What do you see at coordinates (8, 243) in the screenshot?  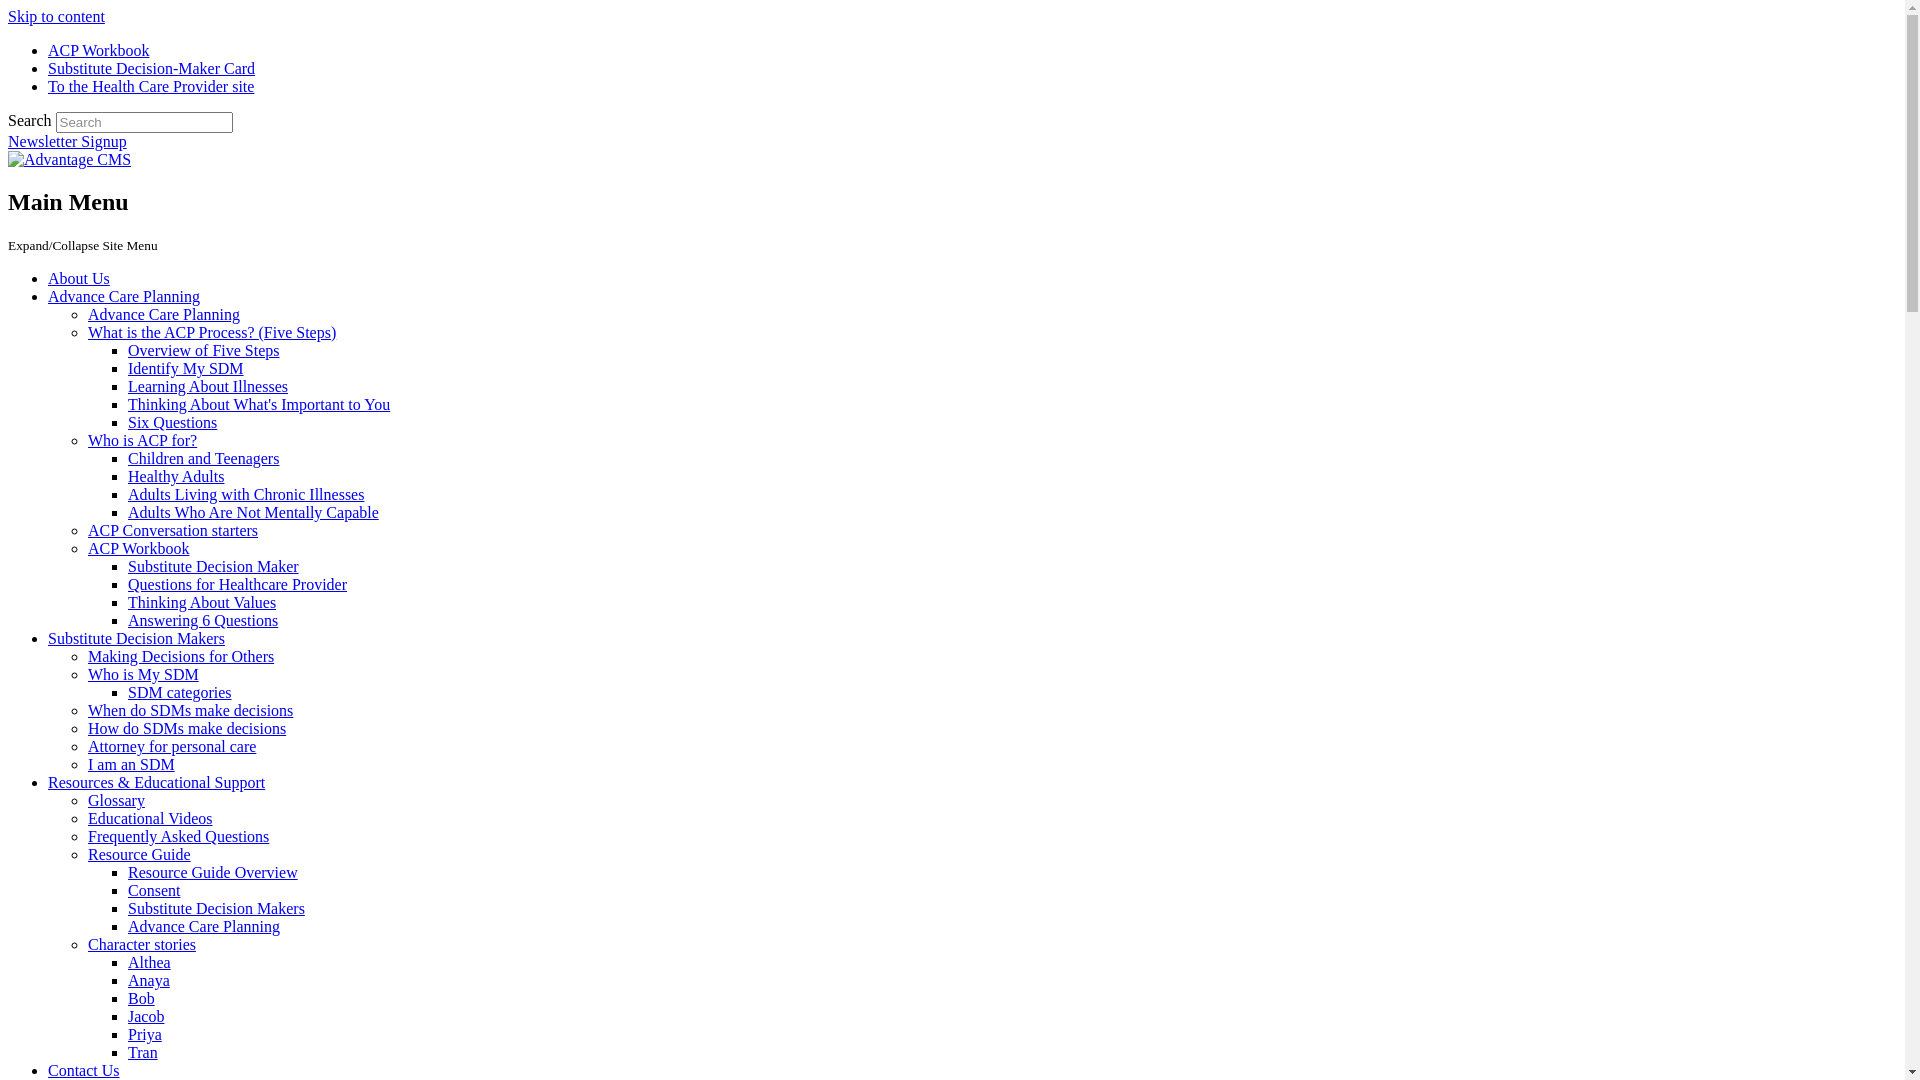 I see `'Expand/Collapse Site Menu'` at bounding box center [8, 243].